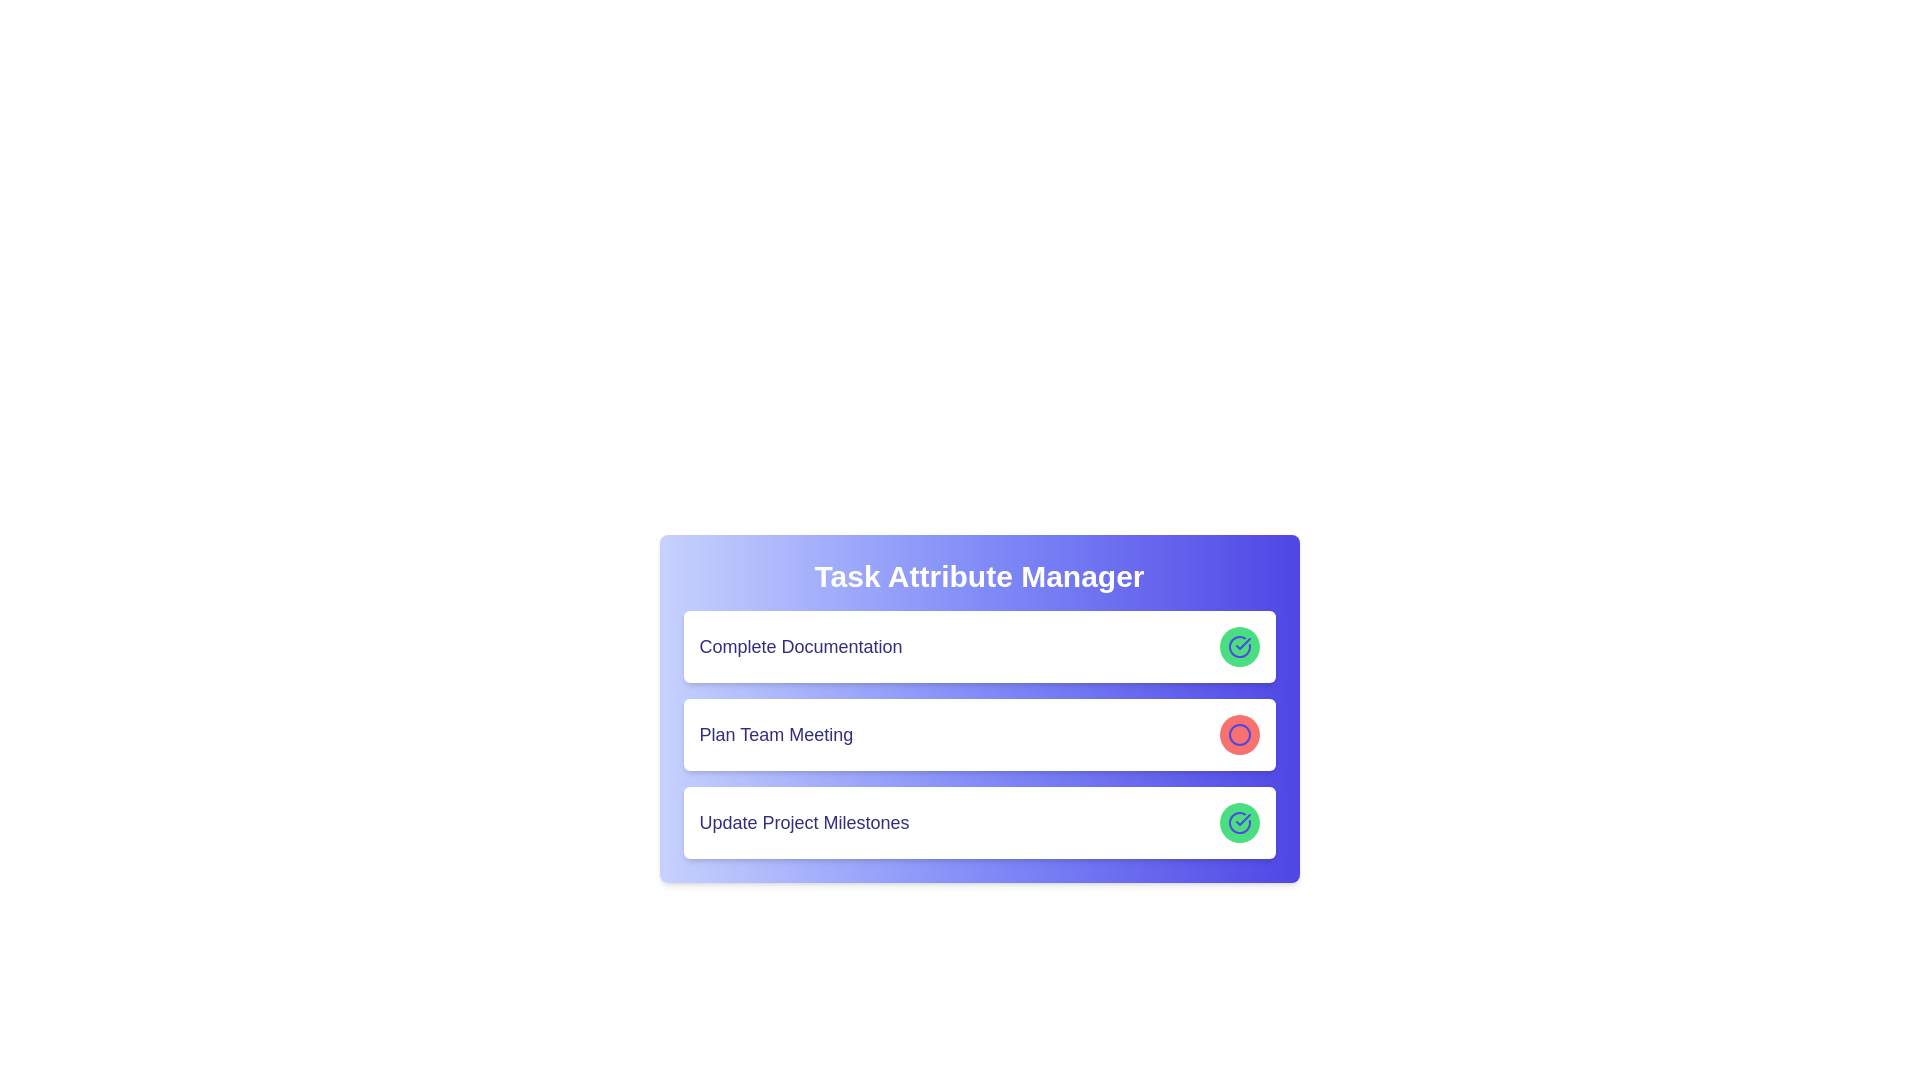  What do you see at coordinates (1238, 647) in the screenshot?
I see `the circular green icon with a checkmark symbol that represents a validation state, located next to 'Complete Documentation' in the first row of the task list` at bounding box center [1238, 647].